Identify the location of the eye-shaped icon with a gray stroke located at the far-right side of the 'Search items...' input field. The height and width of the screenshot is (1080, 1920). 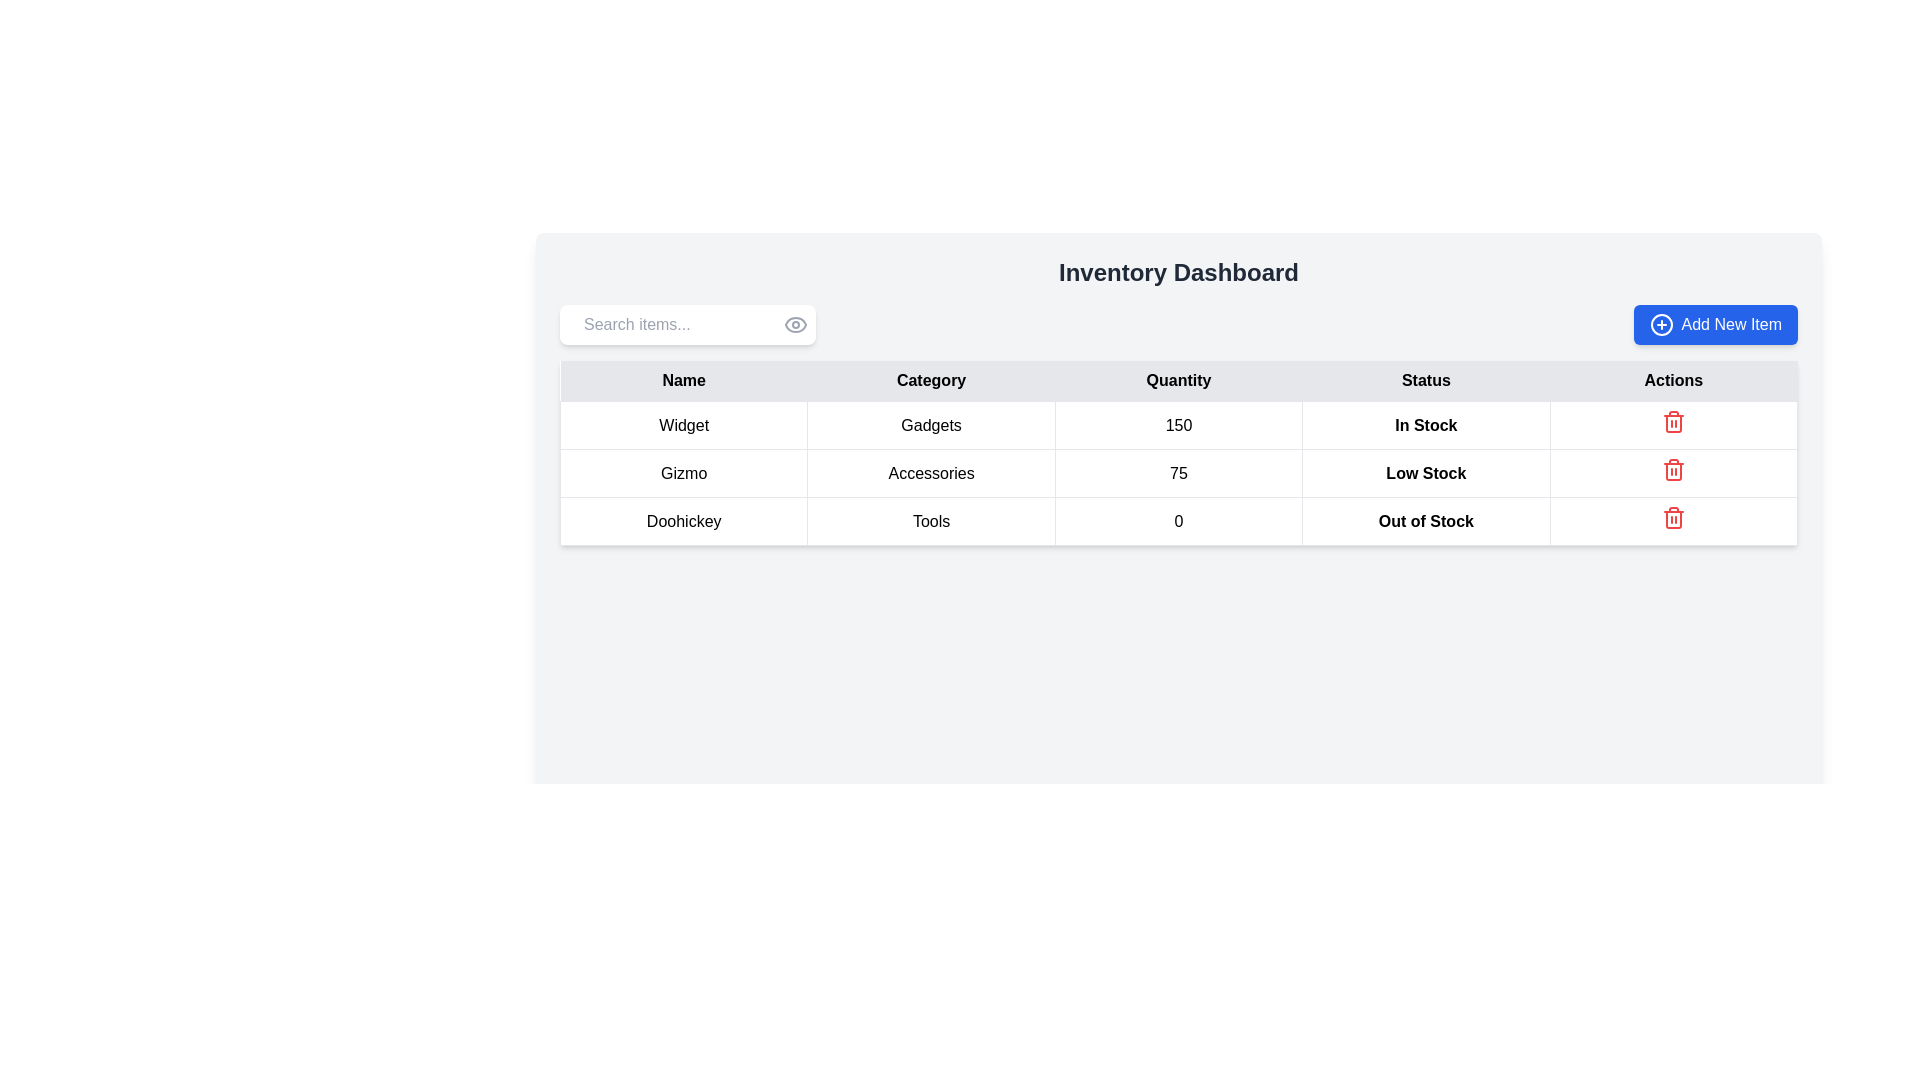
(795, 323).